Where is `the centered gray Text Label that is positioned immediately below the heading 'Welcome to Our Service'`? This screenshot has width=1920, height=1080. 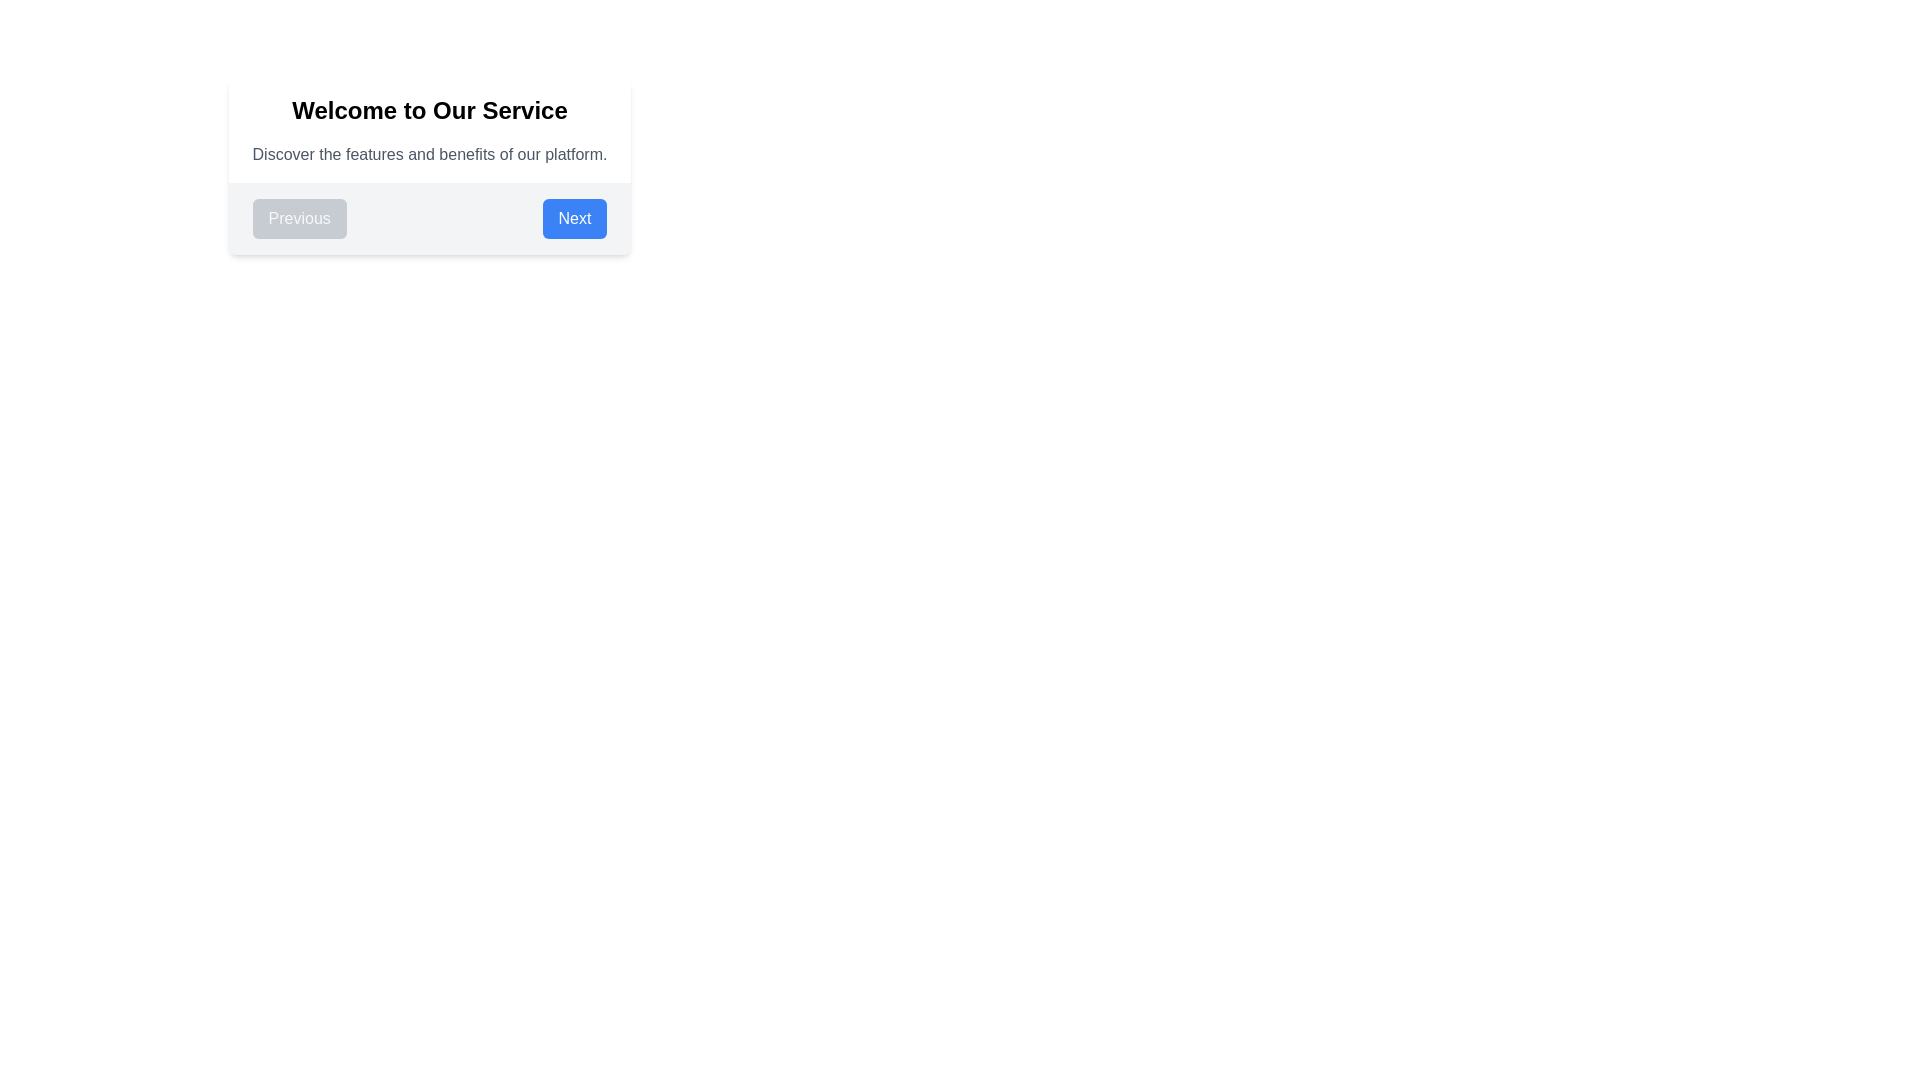 the centered gray Text Label that is positioned immediately below the heading 'Welcome to Our Service' is located at coordinates (429, 153).